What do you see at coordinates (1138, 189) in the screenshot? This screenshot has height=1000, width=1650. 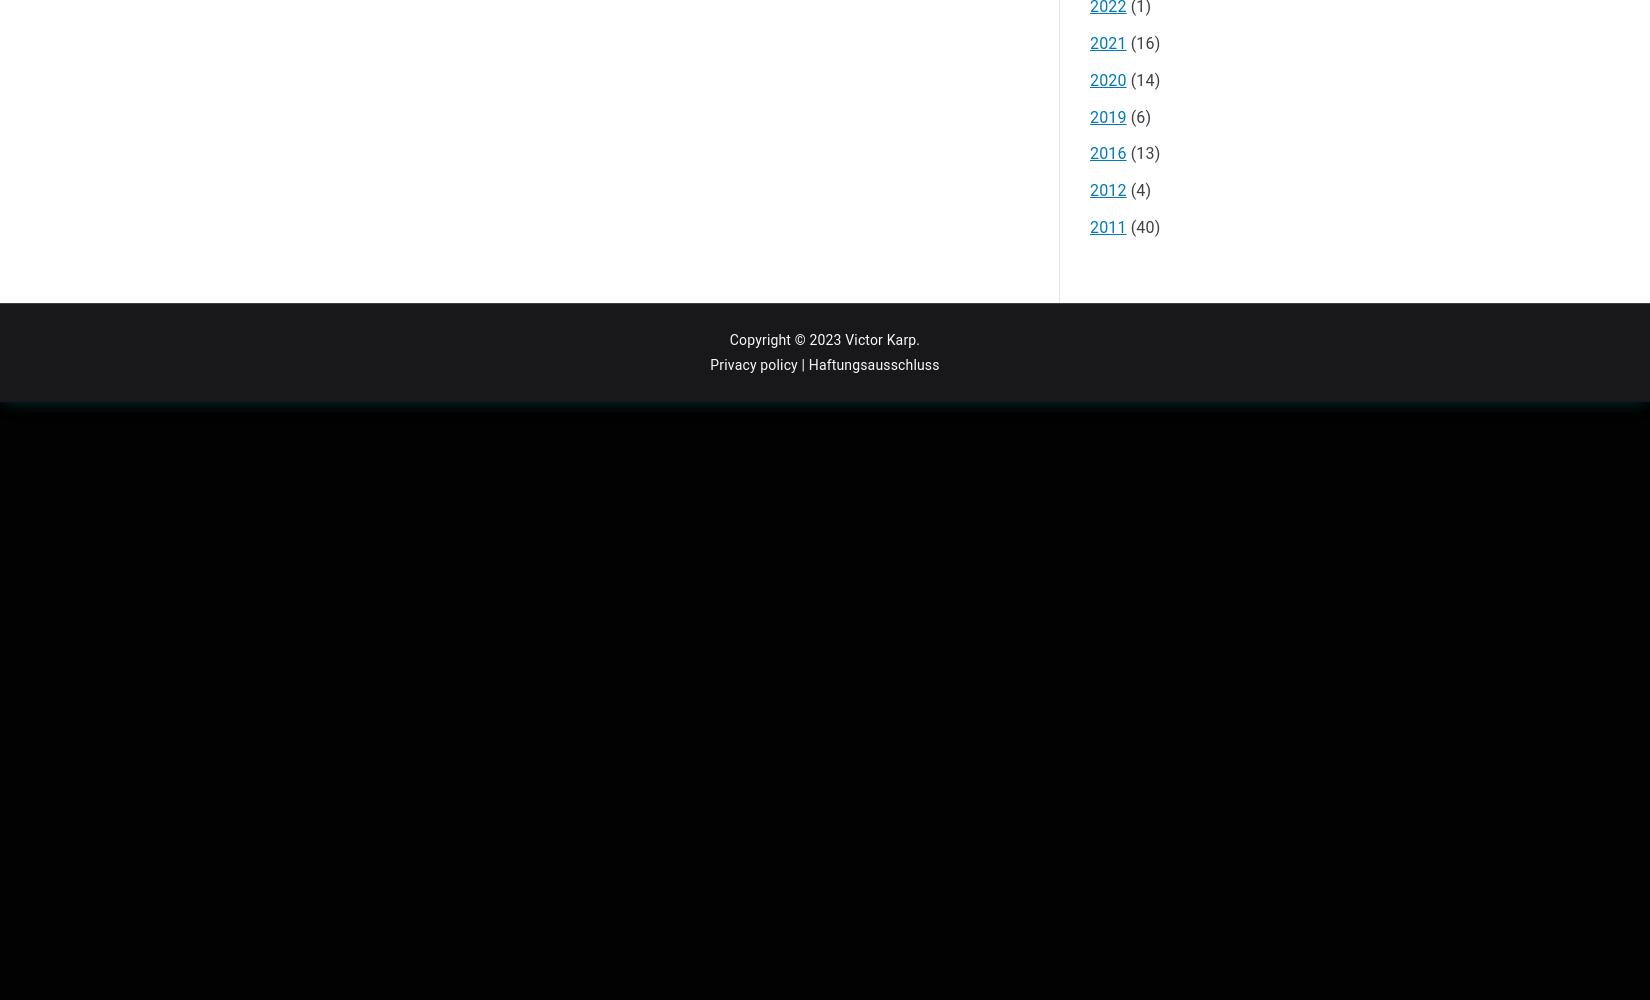 I see `'(4)'` at bounding box center [1138, 189].